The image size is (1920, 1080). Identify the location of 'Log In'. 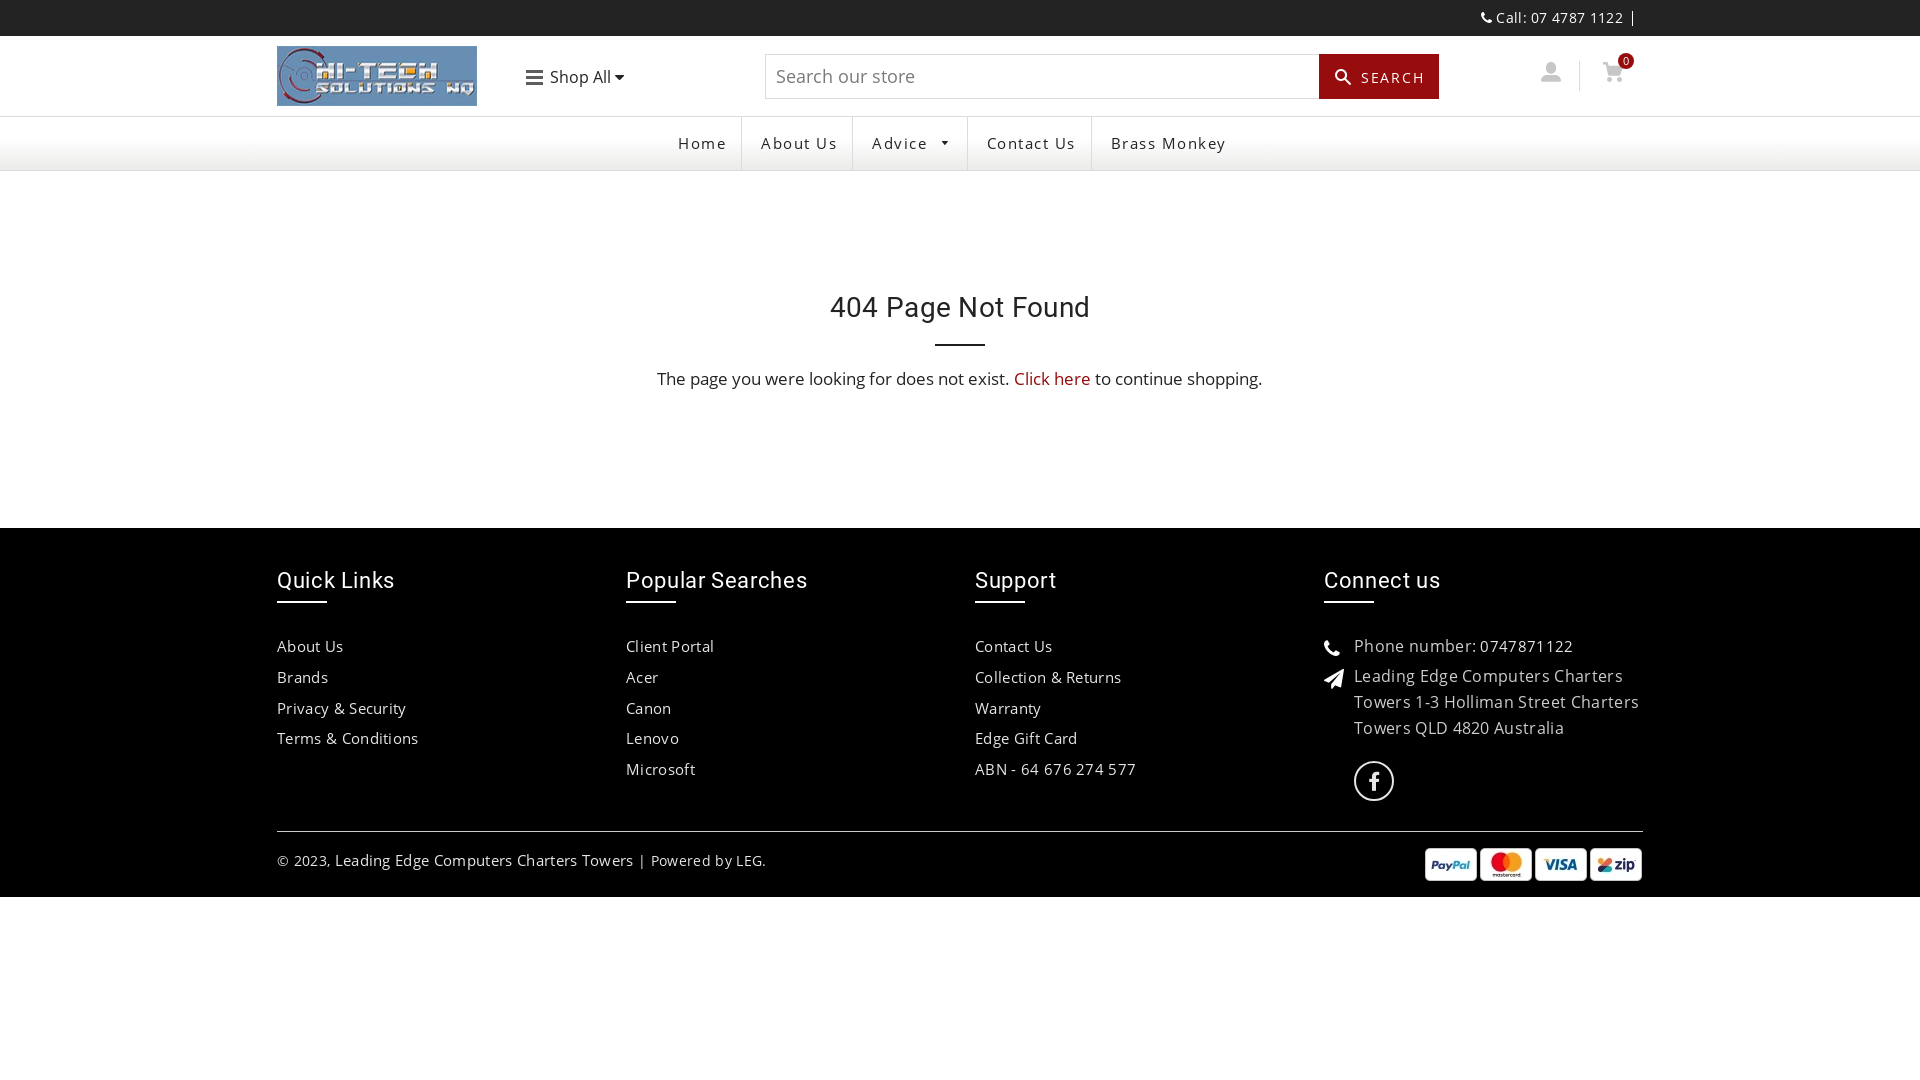
(1549, 74).